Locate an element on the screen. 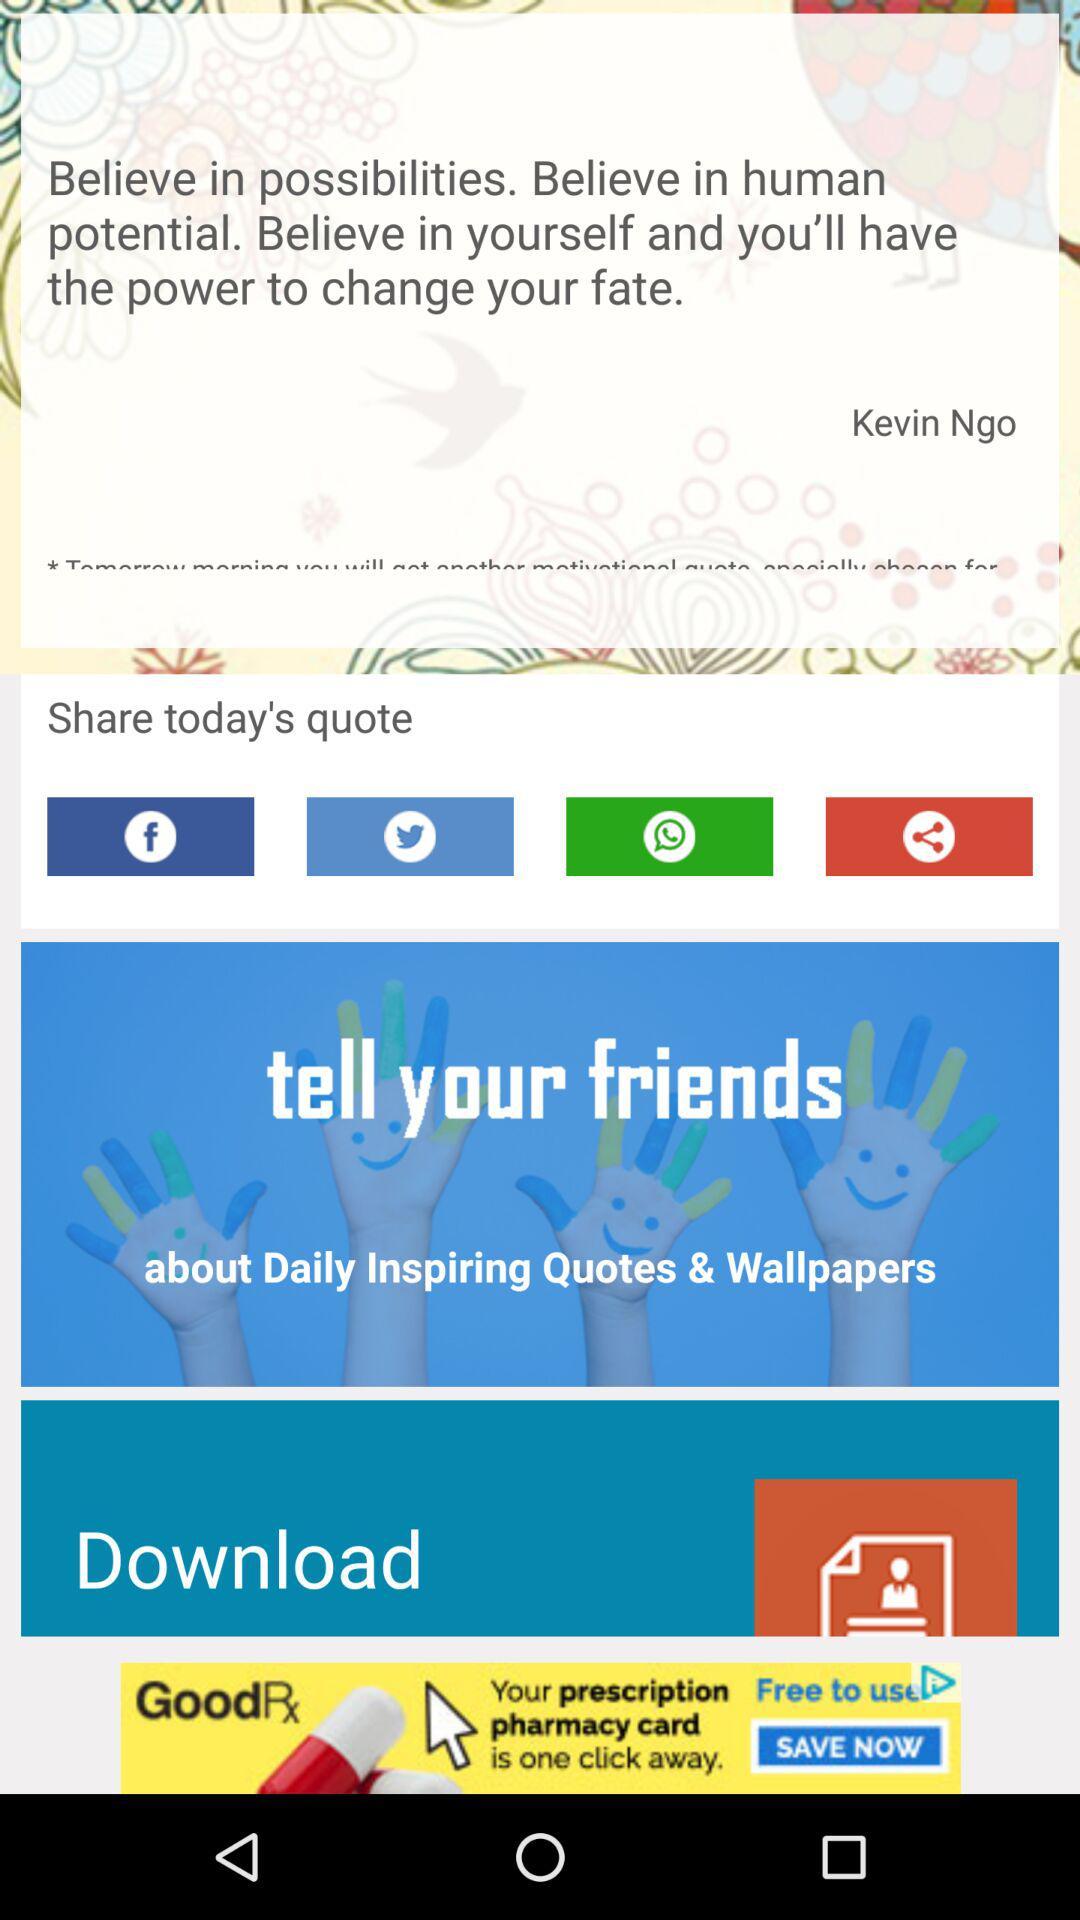 The width and height of the screenshot is (1080, 1920). share the article is located at coordinates (929, 836).